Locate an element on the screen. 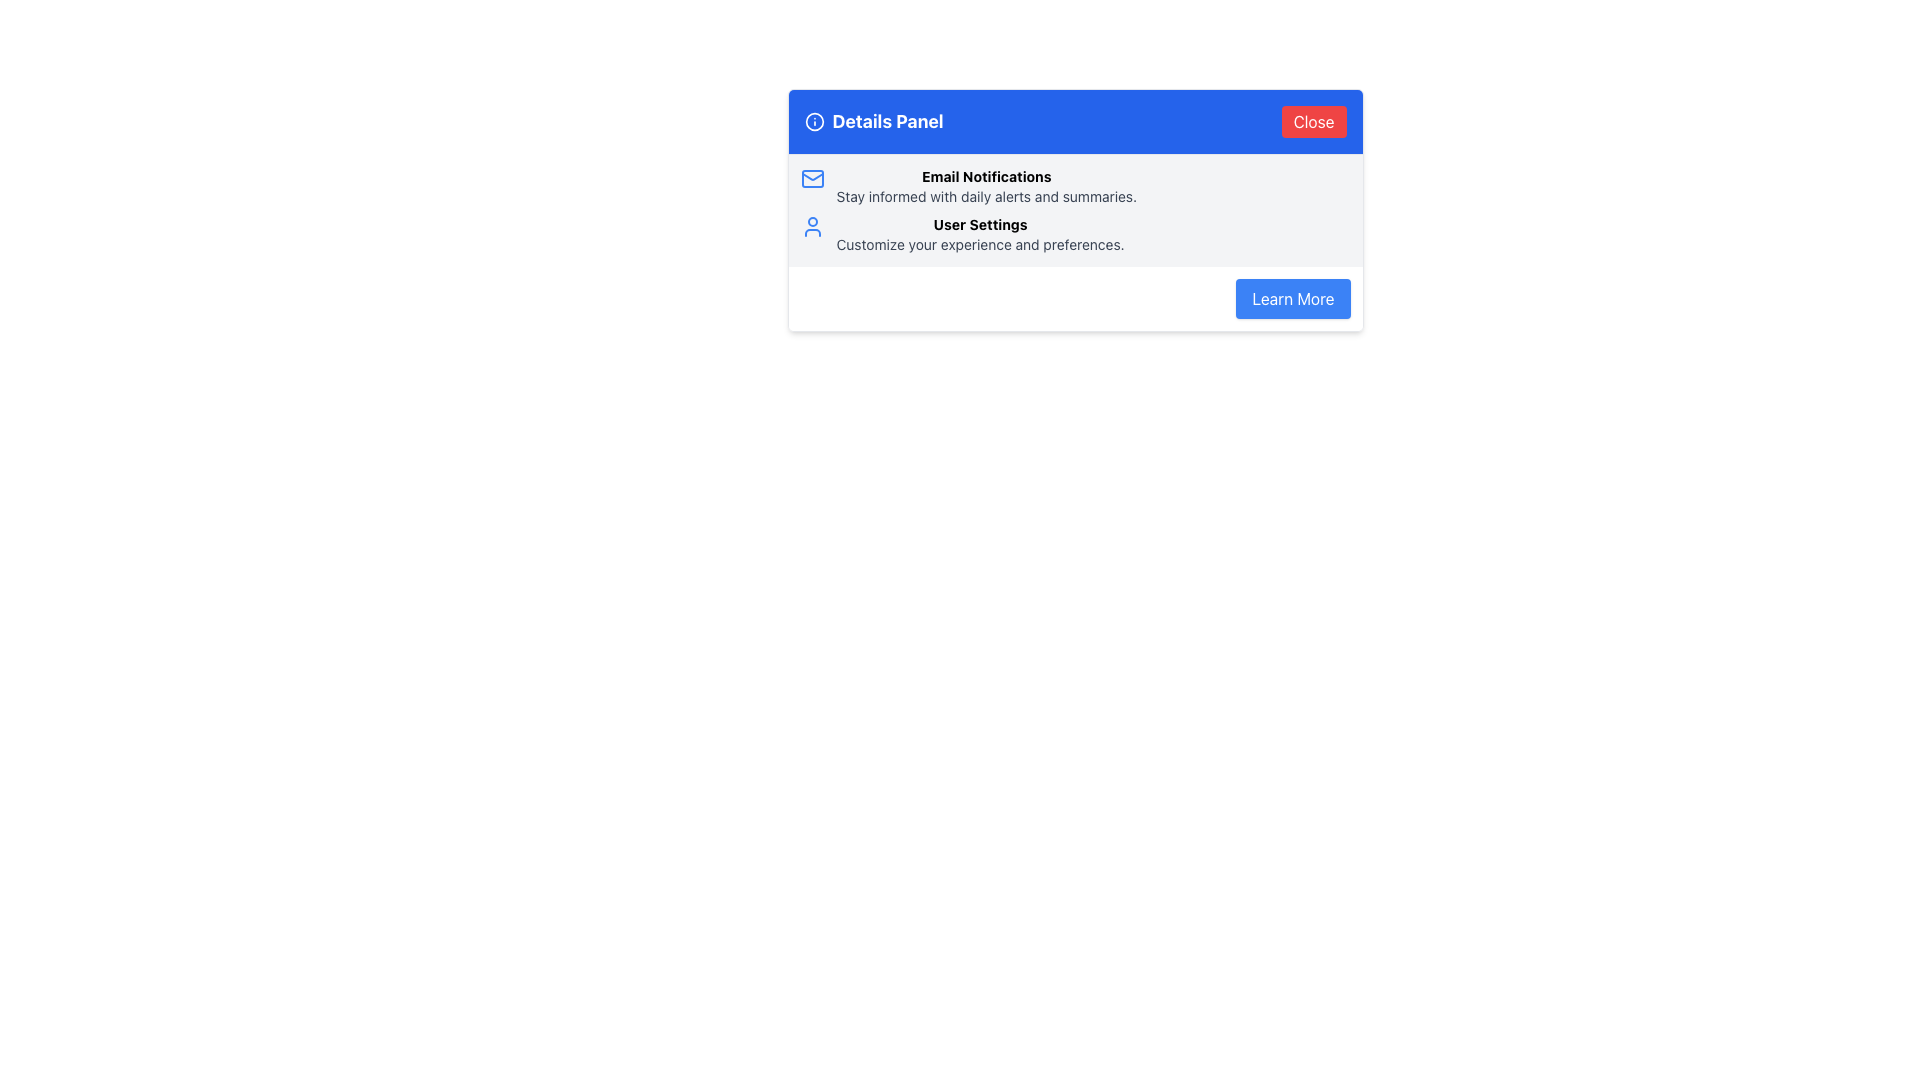 Image resolution: width=1920 pixels, height=1080 pixels. information from the text label that says 'Stay informed with daily alerts and summaries.' located below the 'Email Notifications' title in the 'Details Panel' is located at coordinates (986, 196).